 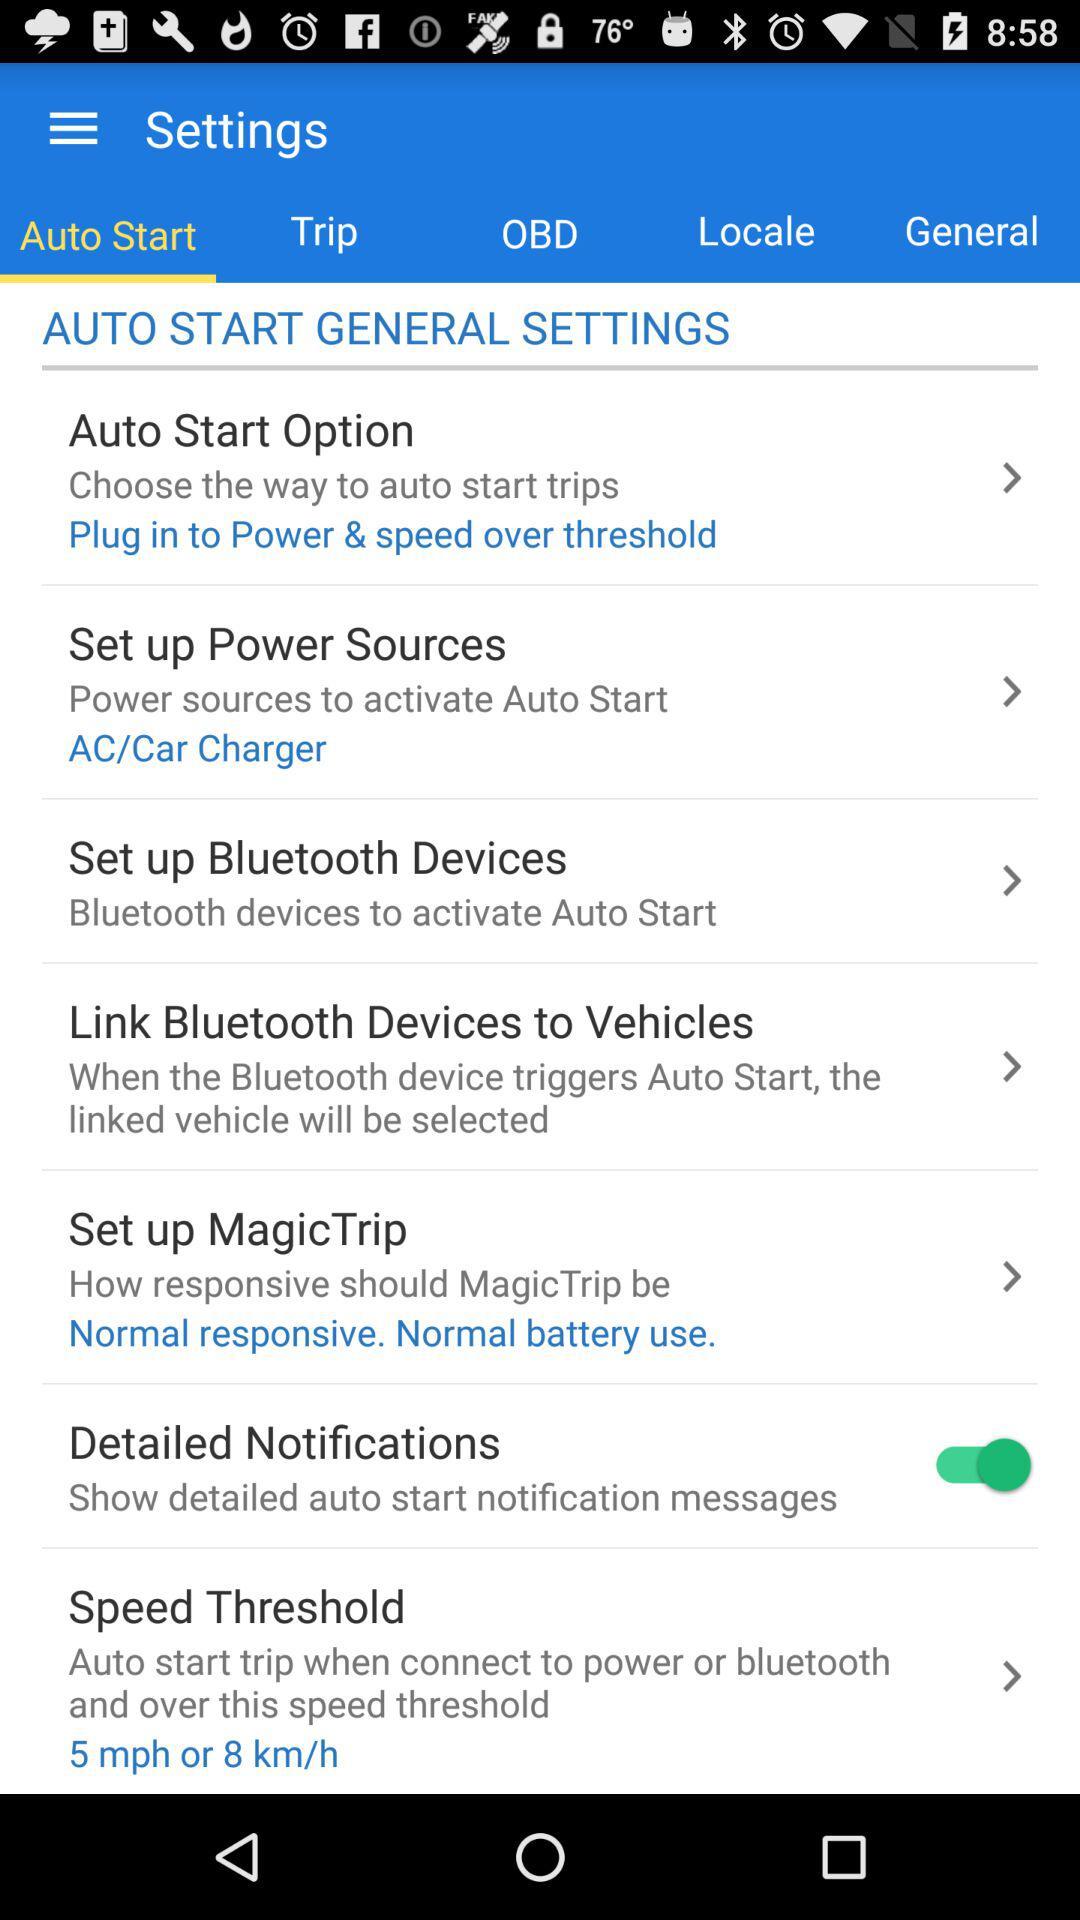 What do you see at coordinates (1011, 880) in the screenshot?
I see `third arrow from the top in settings` at bounding box center [1011, 880].